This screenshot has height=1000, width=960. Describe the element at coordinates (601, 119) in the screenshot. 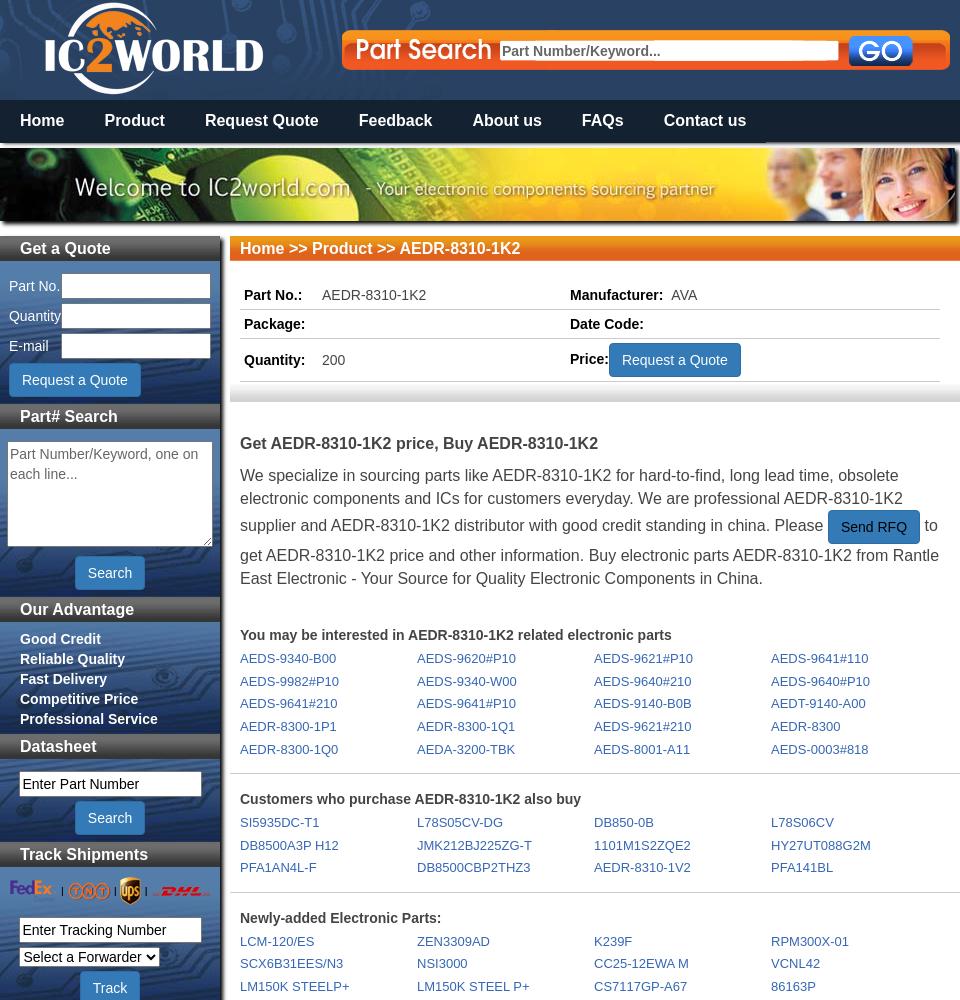

I see `'FAQs'` at that location.